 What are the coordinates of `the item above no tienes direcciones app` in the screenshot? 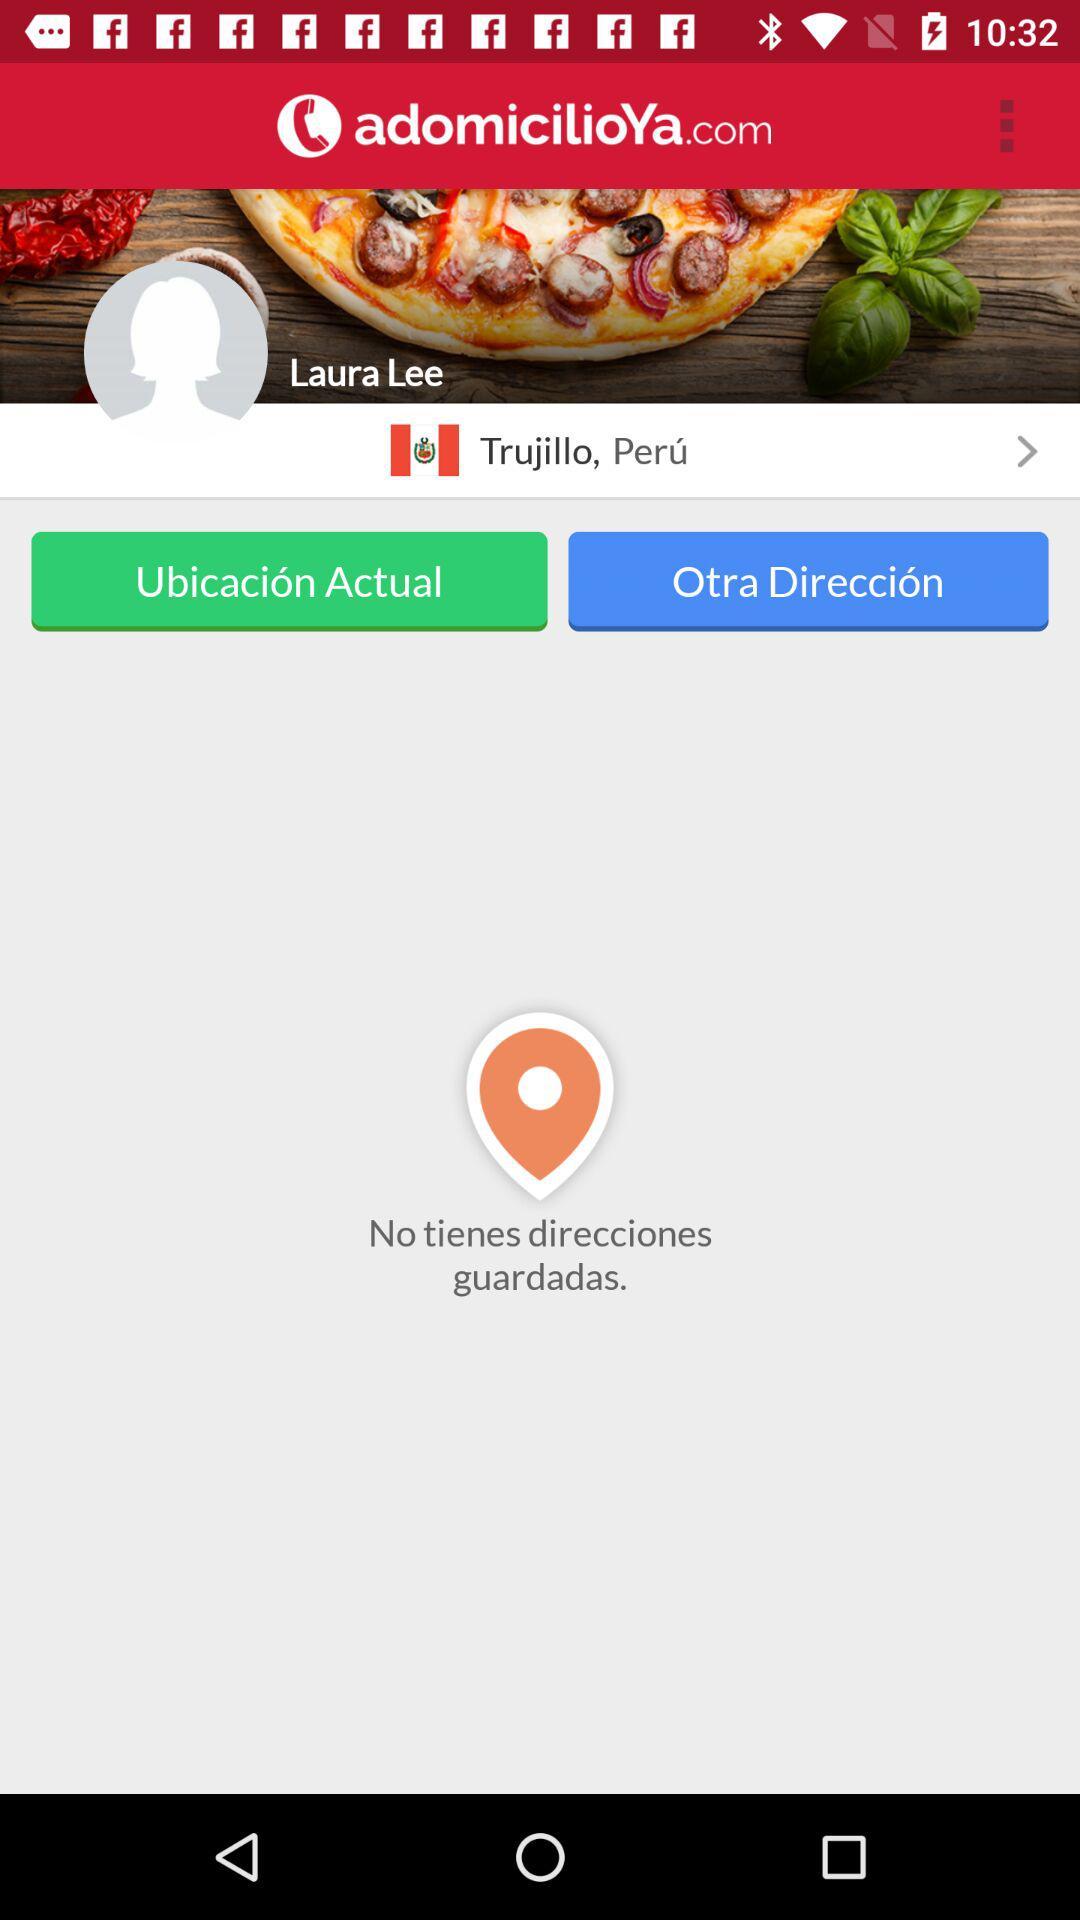 It's located at (807, 580).